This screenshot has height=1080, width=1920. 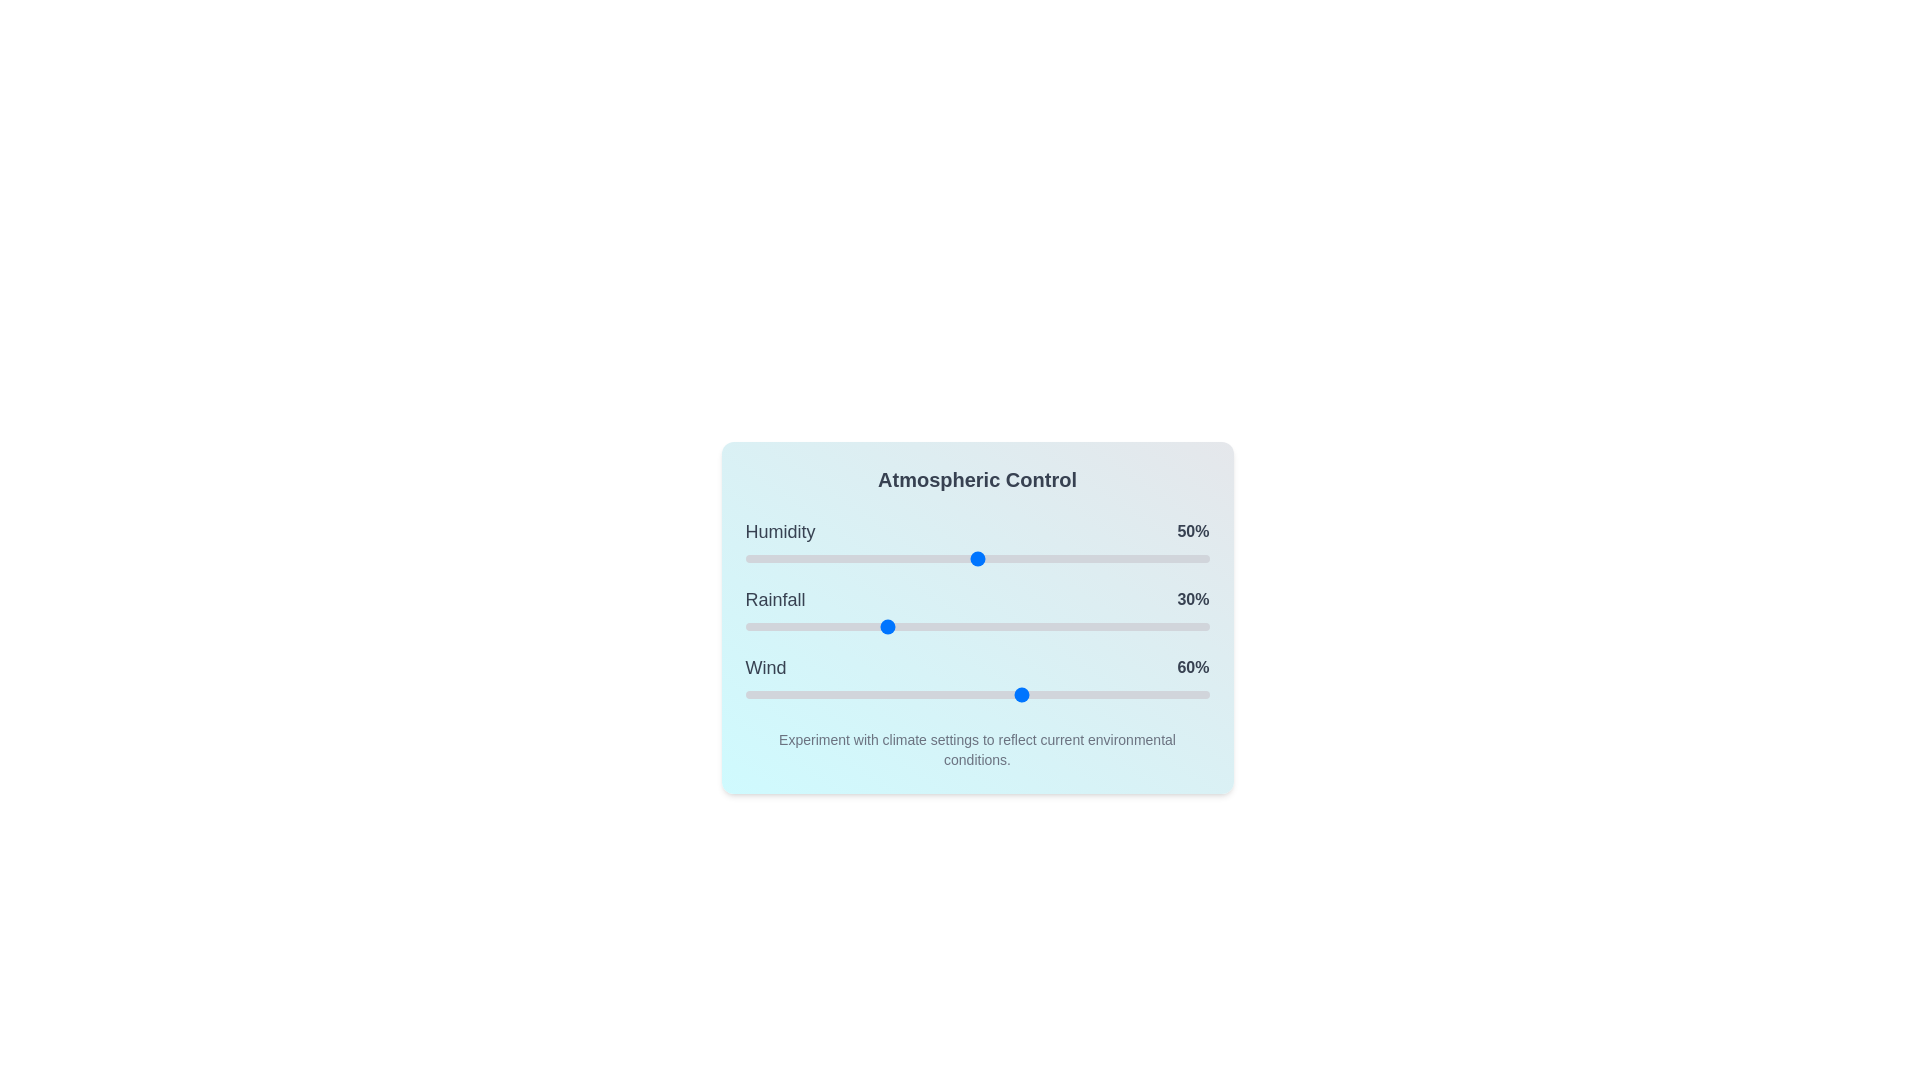 What do you see at coordinates (829, 626) in the screenshot?
I see `the 1 slider to 18%` at bounding box center [829, 626].